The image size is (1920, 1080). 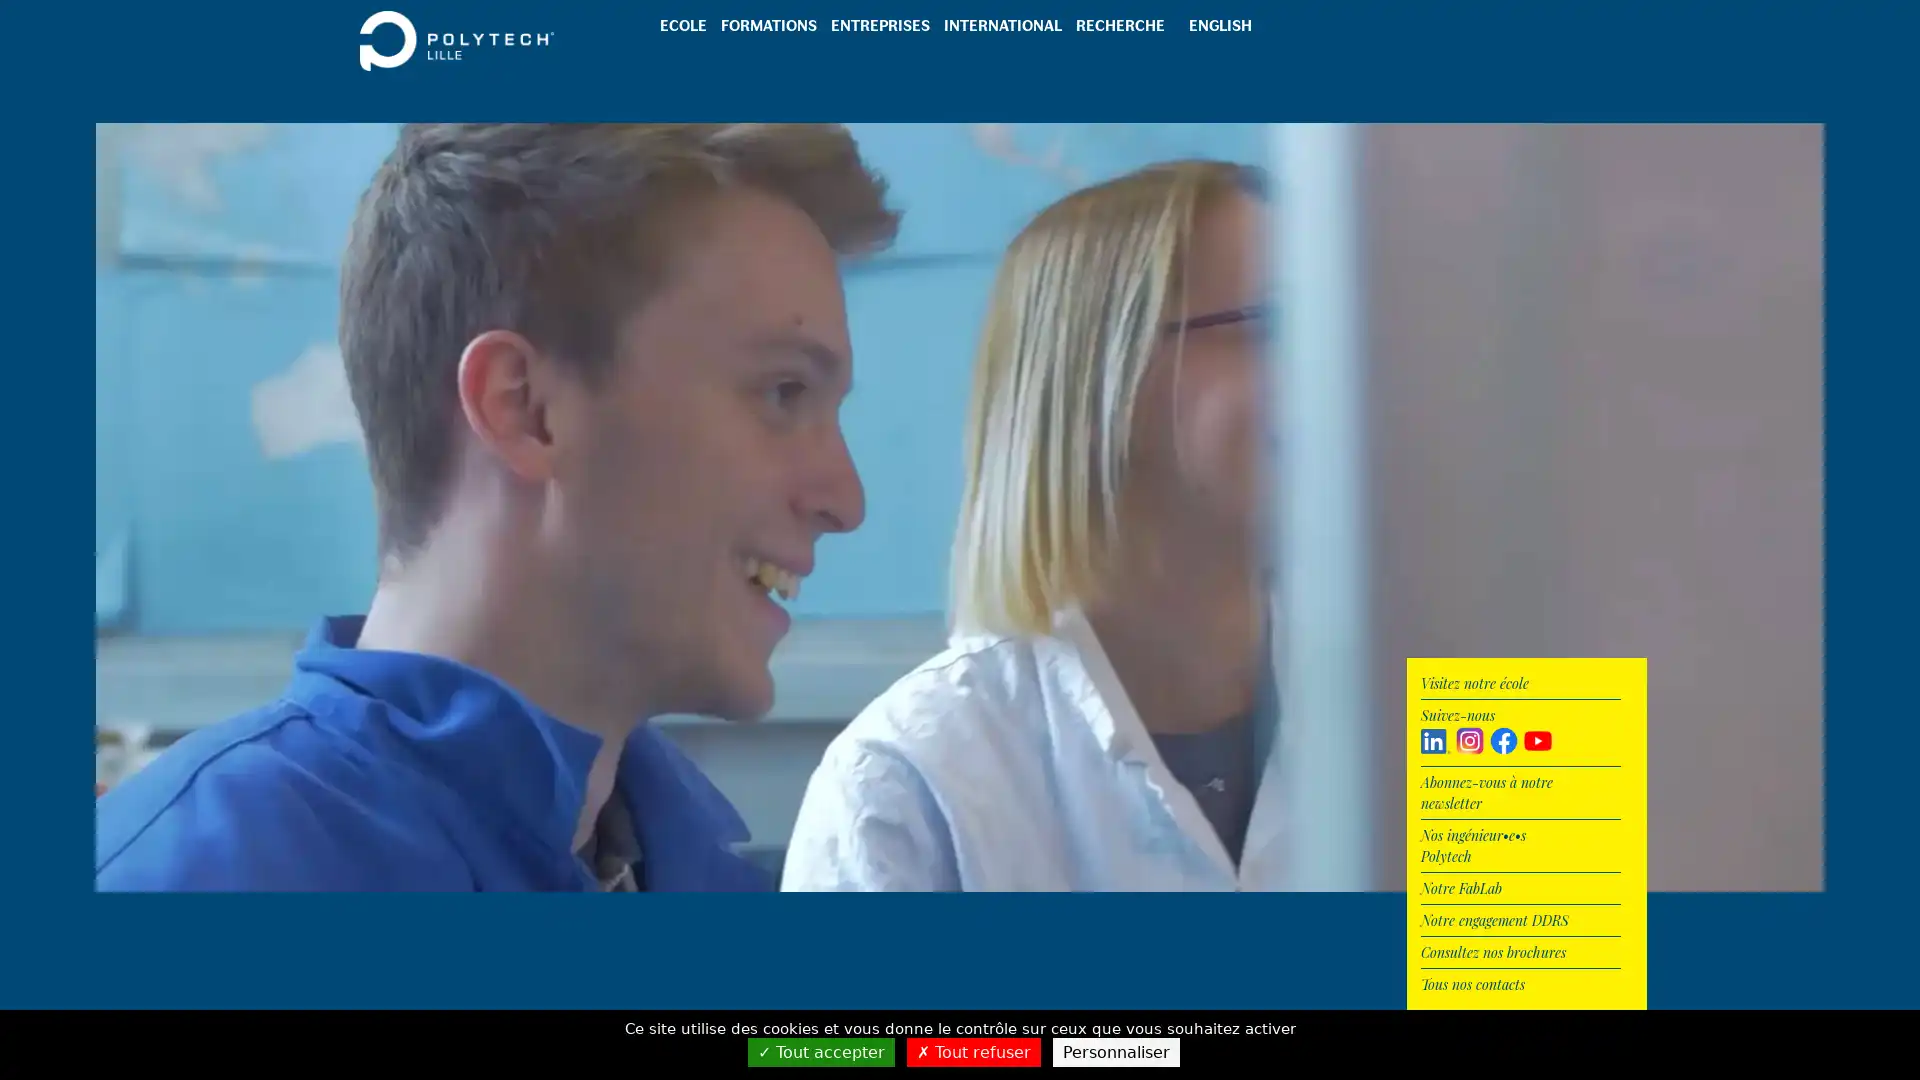 What do you see at coordinates (820, 1051) in the screenshot?
I see `Tout accepter` at bounding box center [820, 1051].